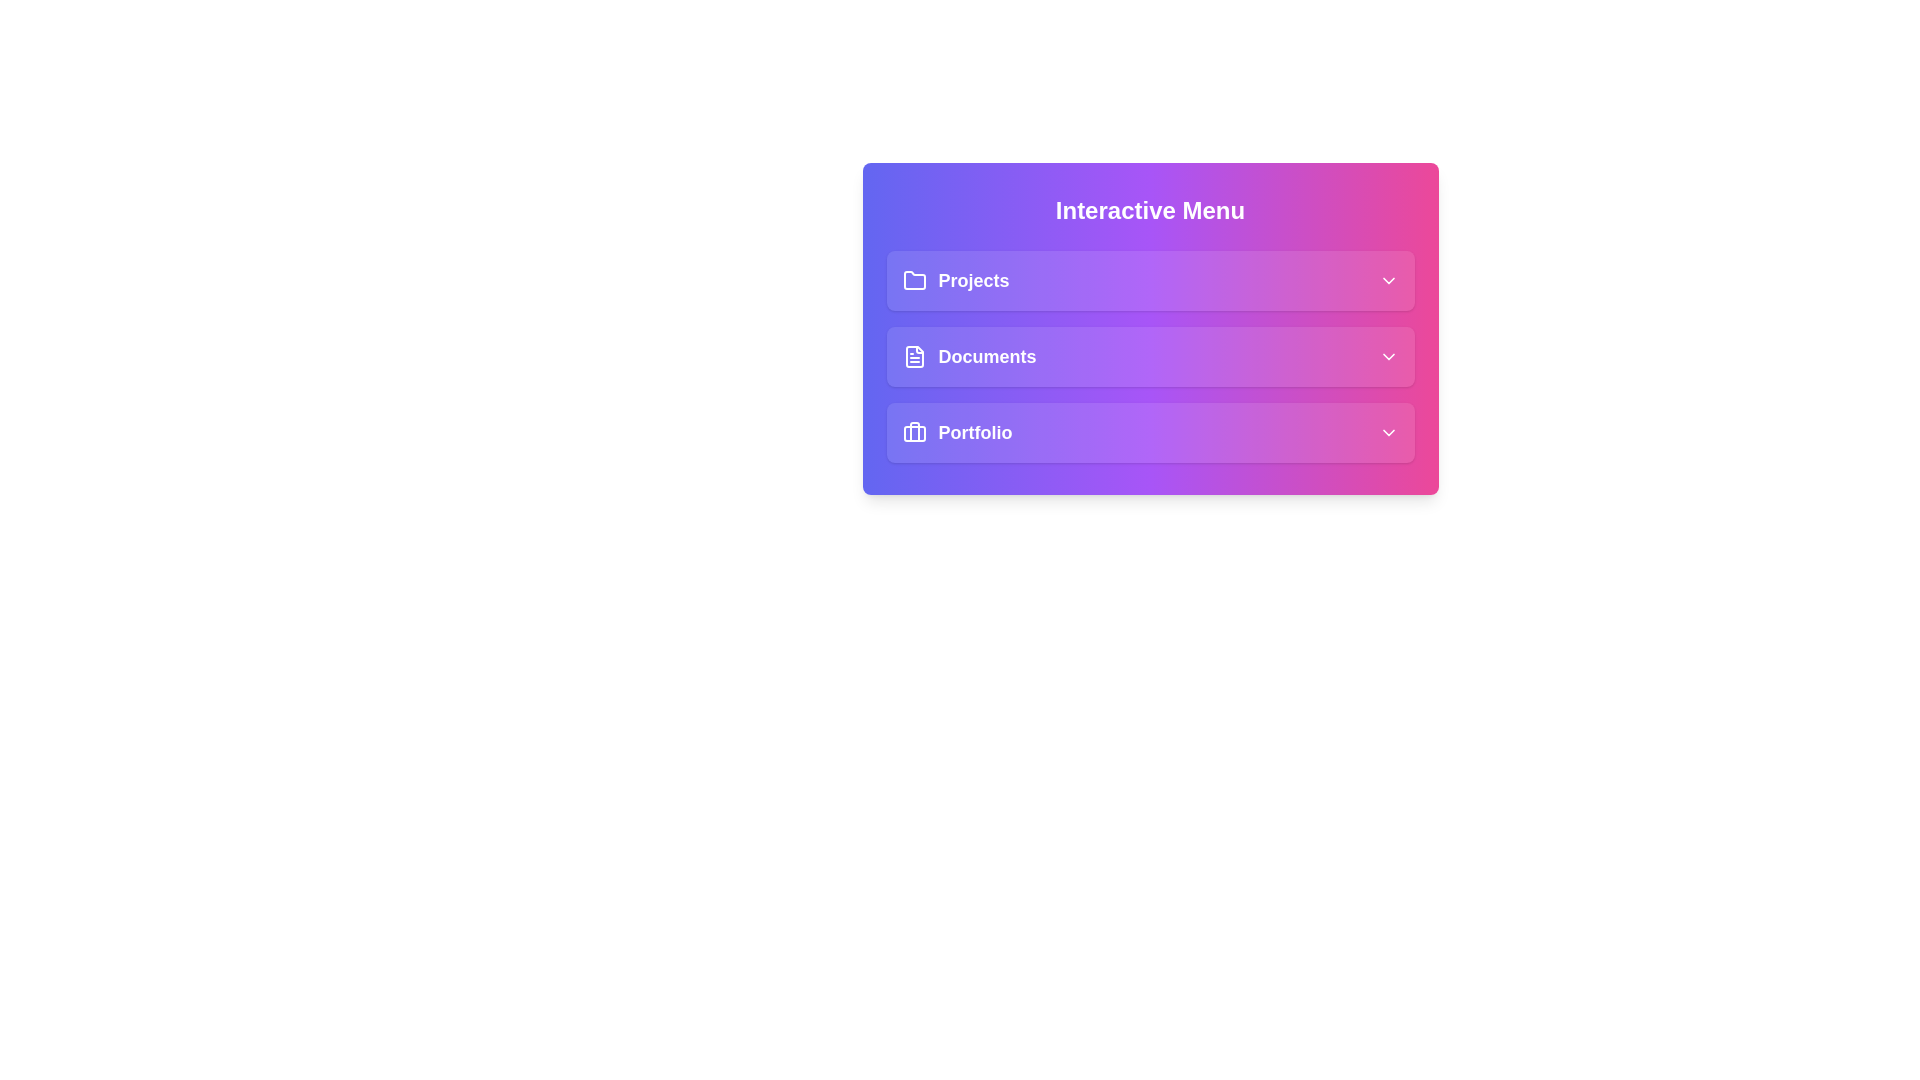  I want to click on the dropdown indicator icon, which is a downward-pointing chevron located on the far-right side of the 'Portfolio' row in the interactive menu, so click(1387, 431).